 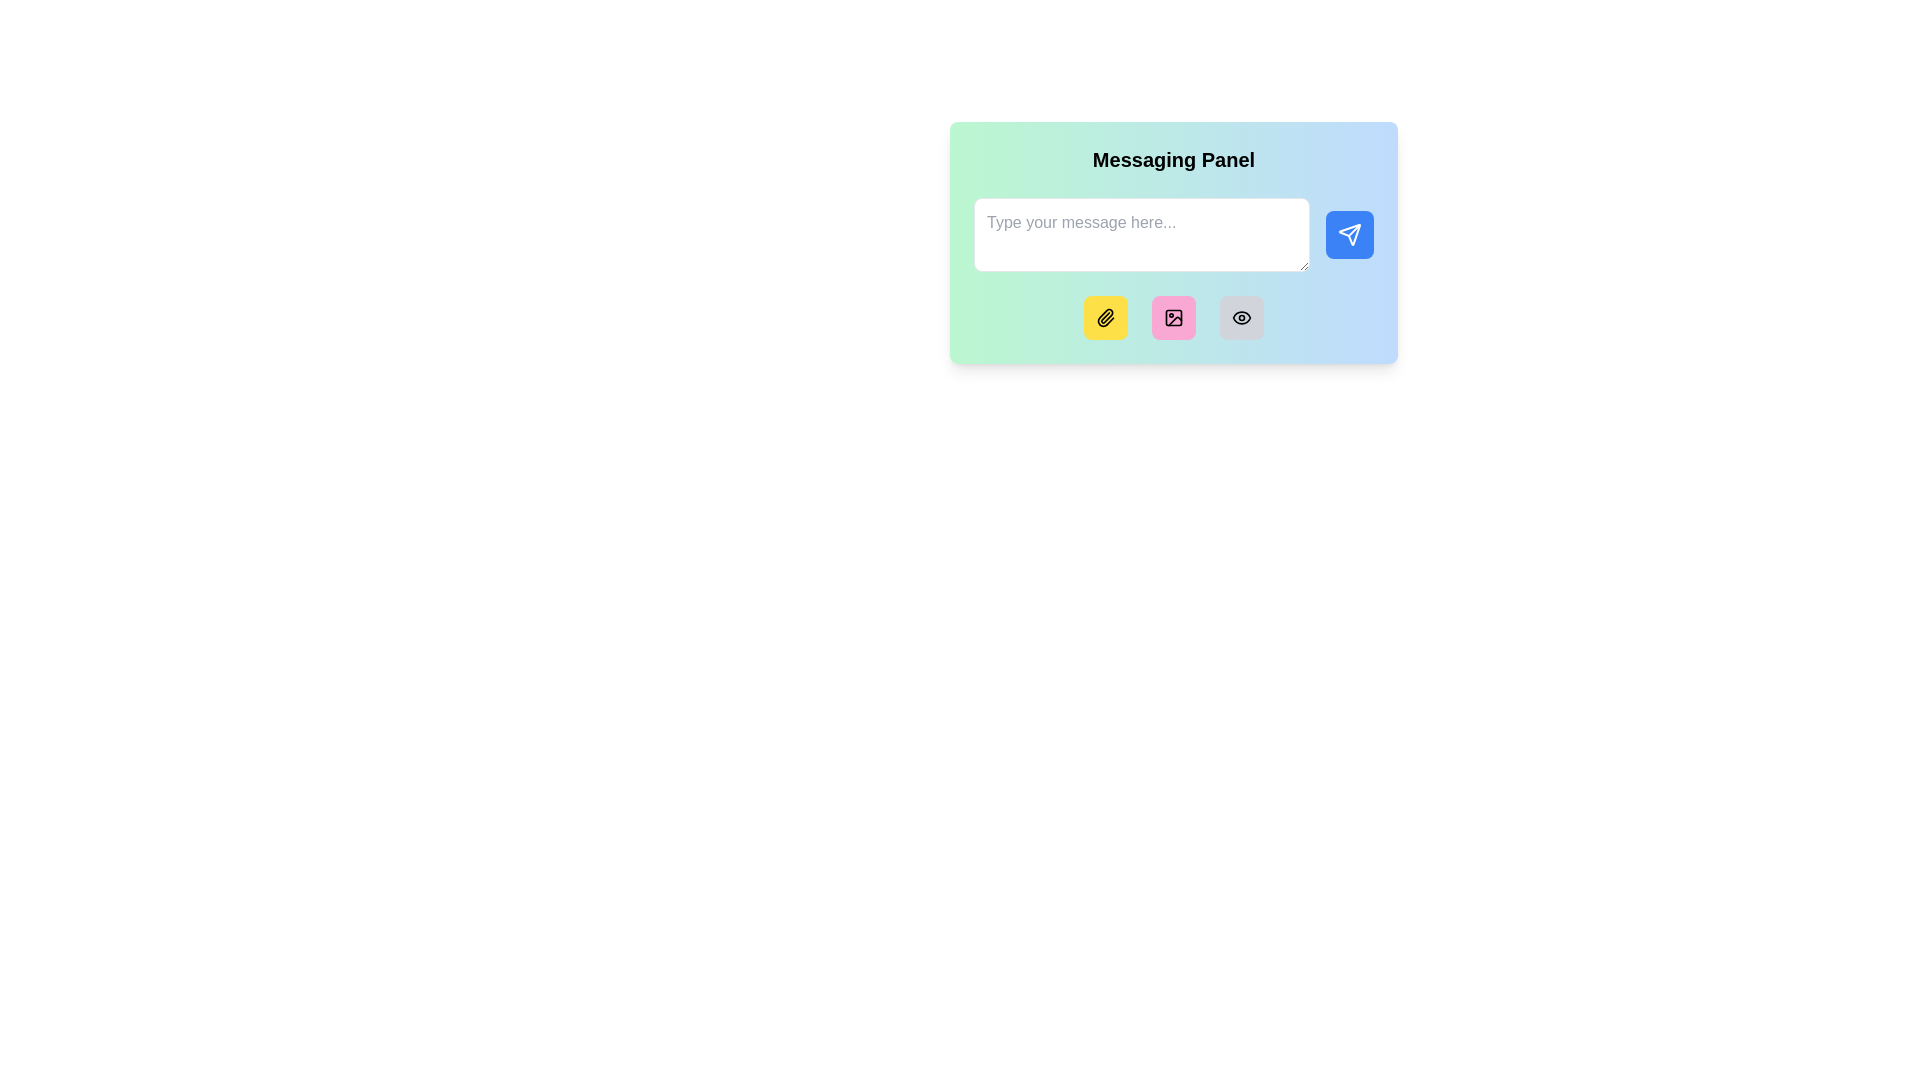 I want to click on the paperclip icon, which is the left-most icon in the row of action icons located below the message input field, so click(x=1104, y=316).